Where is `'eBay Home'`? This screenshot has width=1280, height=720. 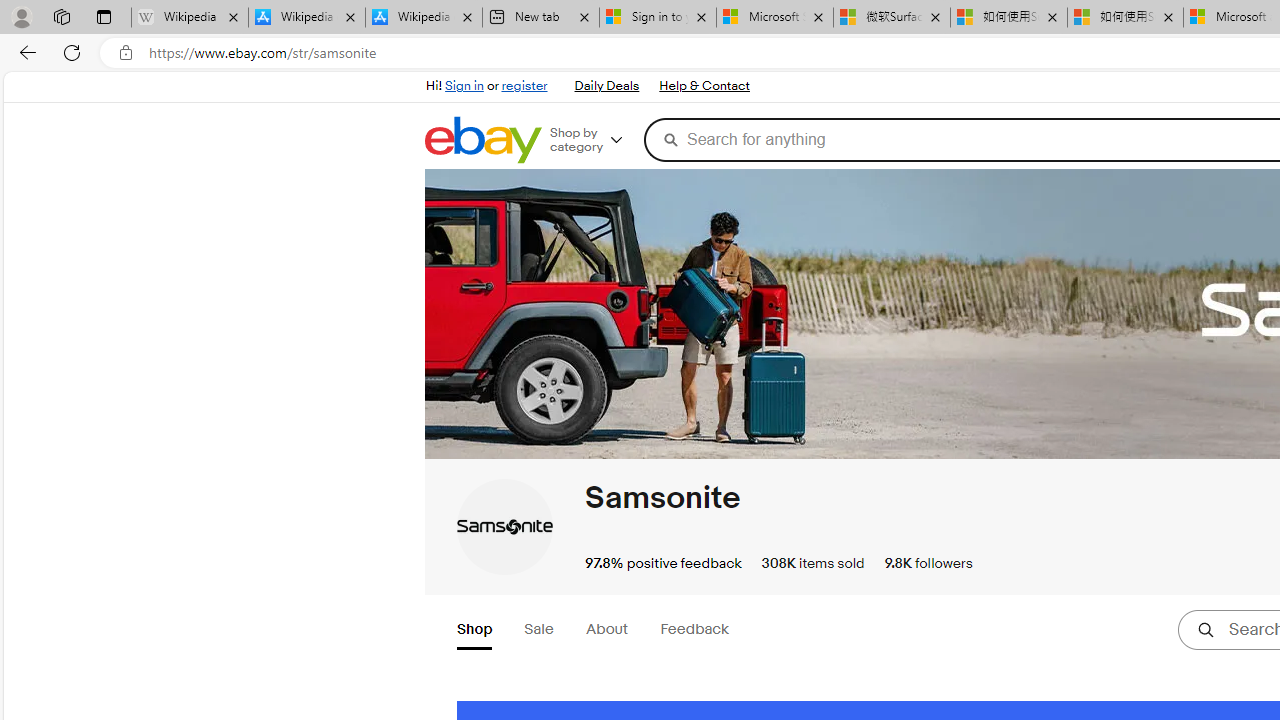 'eBay Home' is located at coordinates (483, 139).